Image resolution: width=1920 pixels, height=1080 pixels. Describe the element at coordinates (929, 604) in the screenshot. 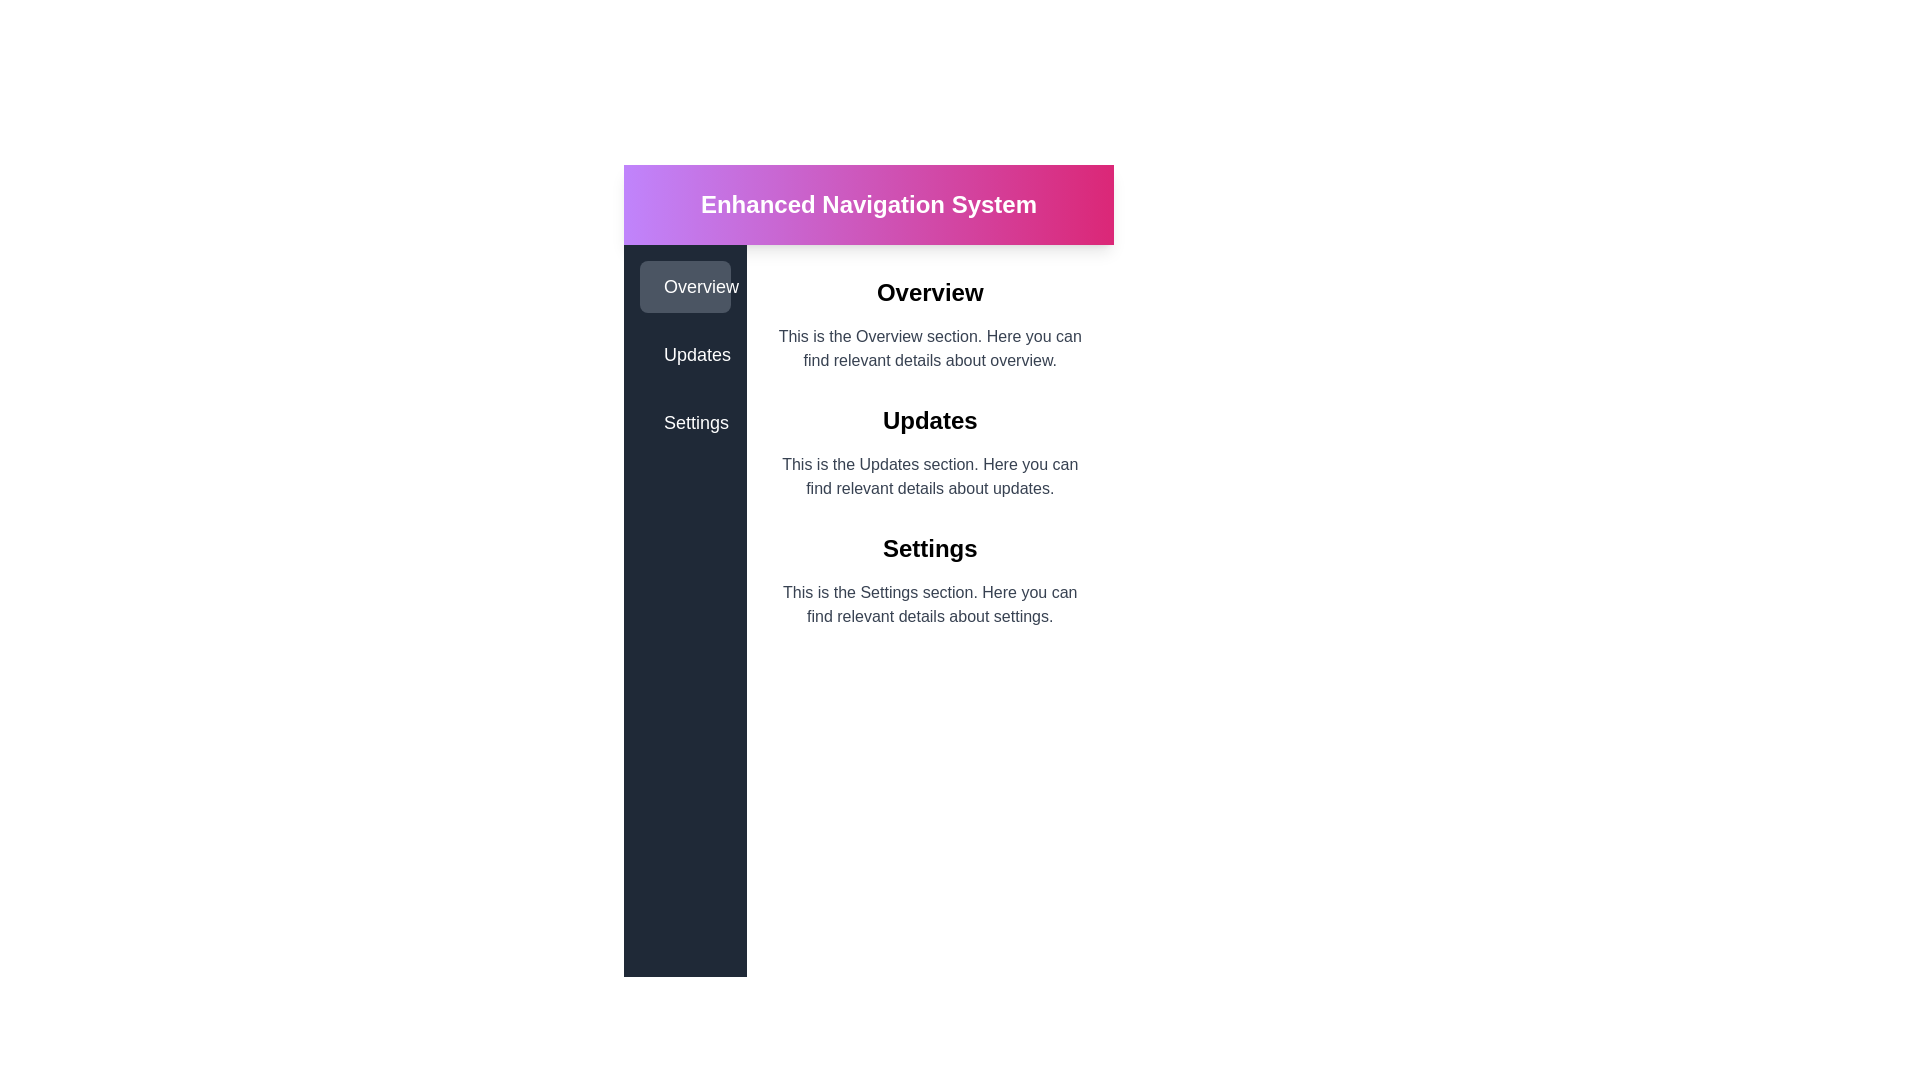

I see `the text block displaying 'This is the Settings section. Here you can find relevant details about settings.' located below the 'Settings' title` at that location.